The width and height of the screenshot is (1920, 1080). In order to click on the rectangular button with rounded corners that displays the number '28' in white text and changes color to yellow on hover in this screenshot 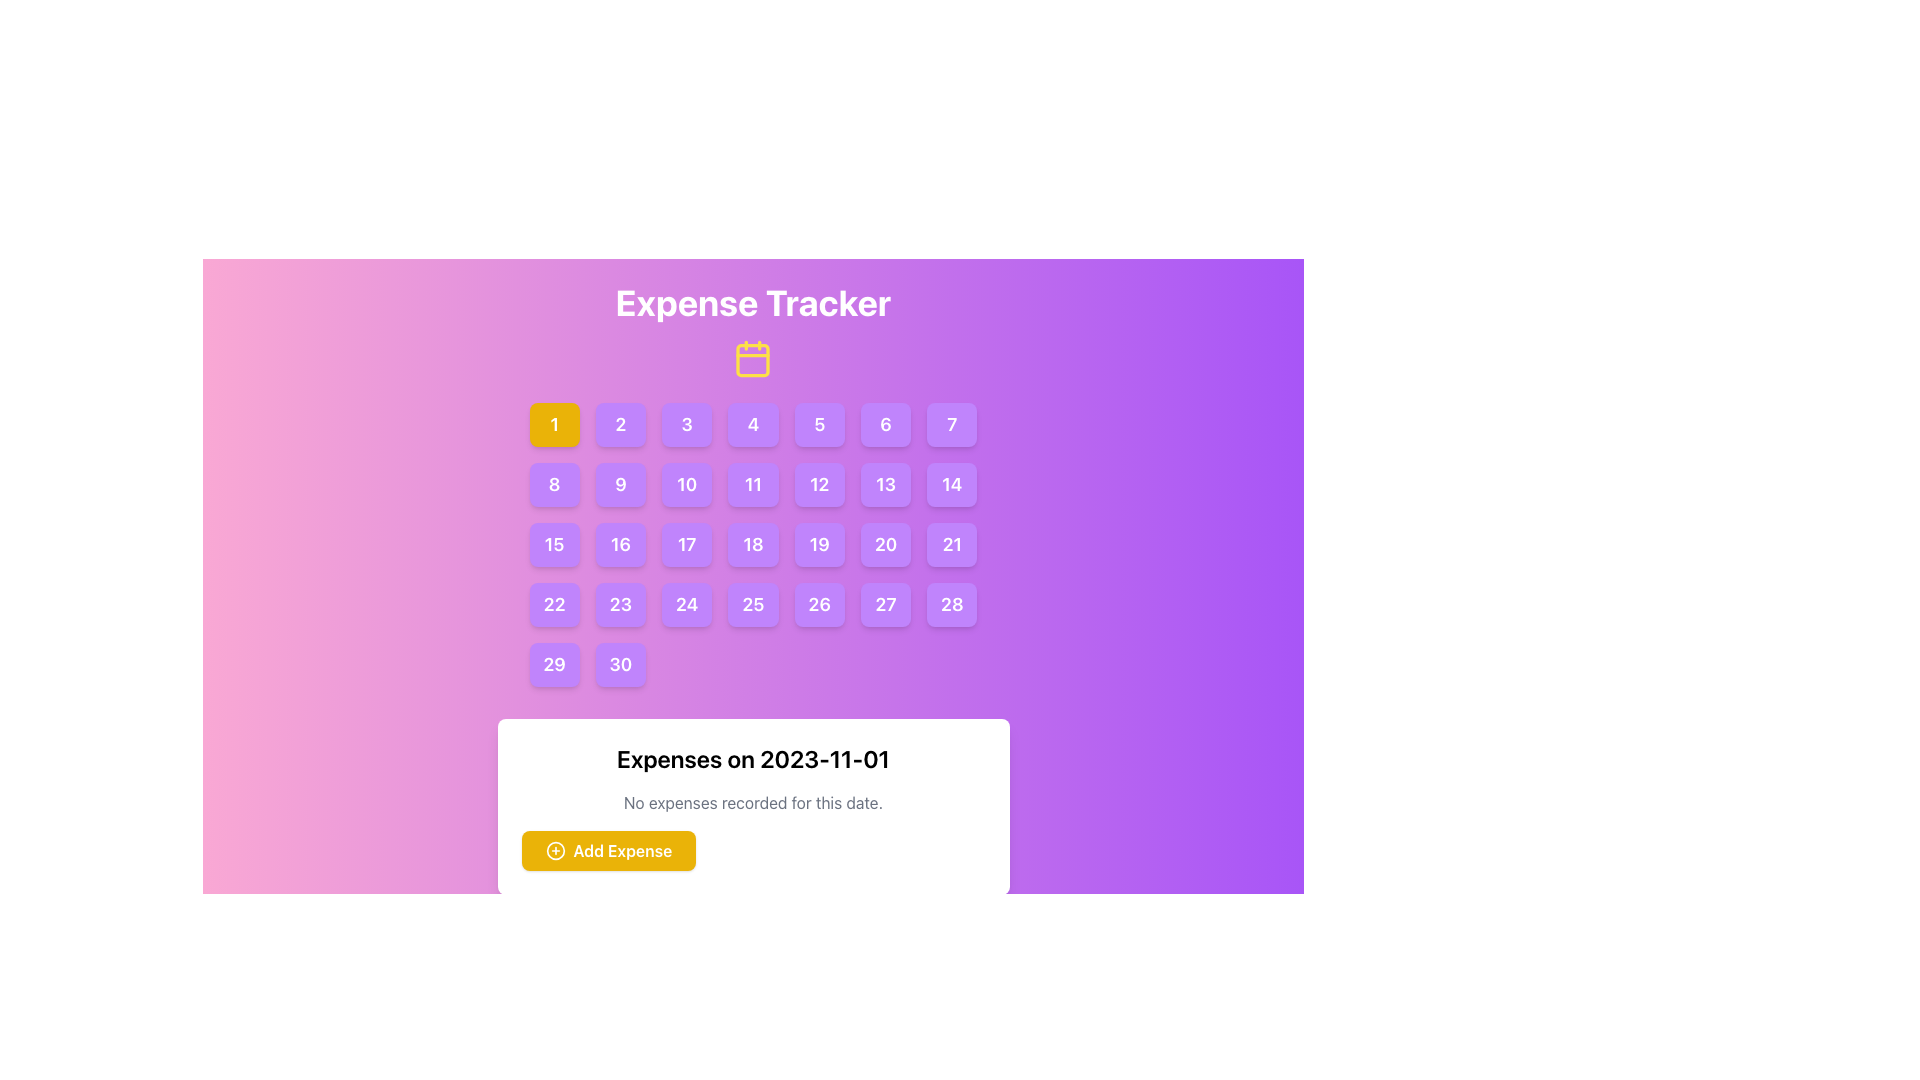, I will do `click(951, 604)`.